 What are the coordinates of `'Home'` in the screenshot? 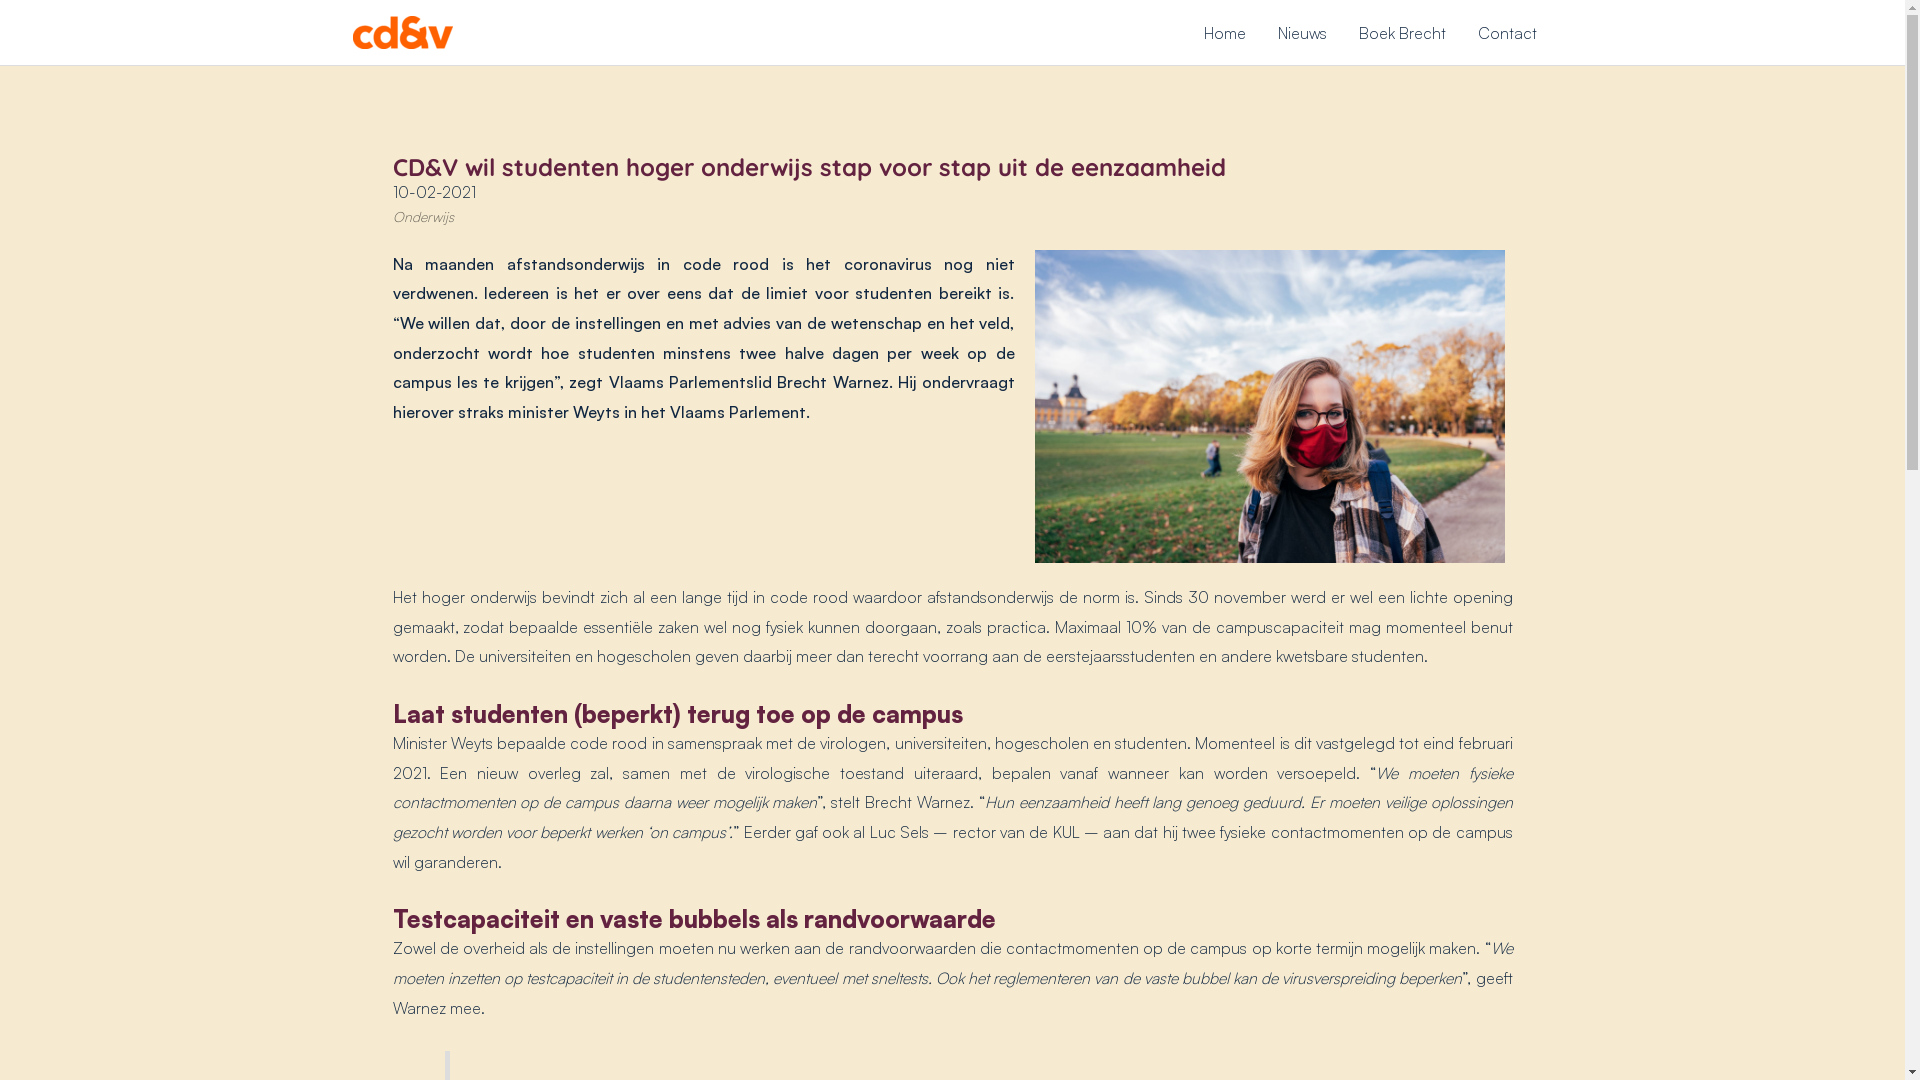 It's located at (1223, 31).